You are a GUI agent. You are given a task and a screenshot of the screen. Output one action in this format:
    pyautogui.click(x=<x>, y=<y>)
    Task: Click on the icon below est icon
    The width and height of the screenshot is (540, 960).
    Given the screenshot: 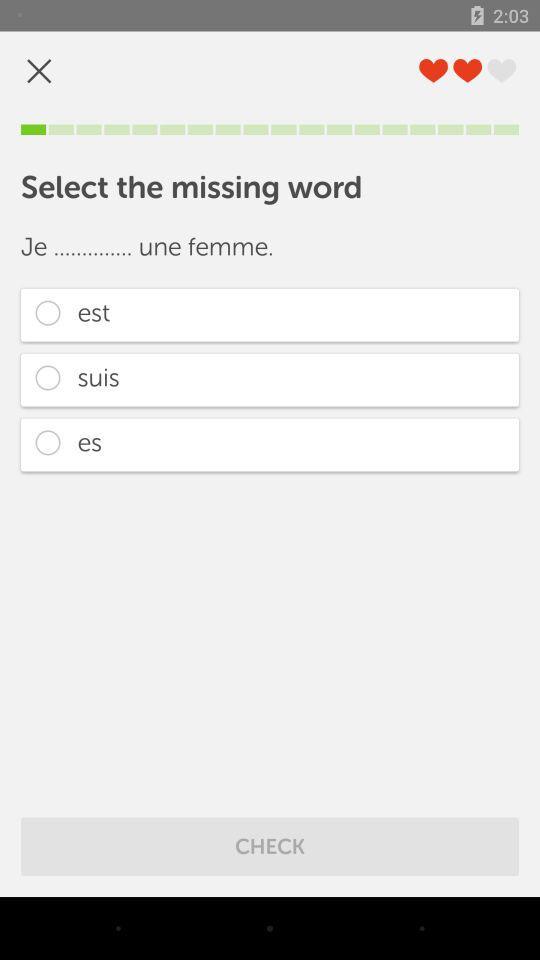 What is the action you would take?
    pyautogui.click(x=270, y=379)
    